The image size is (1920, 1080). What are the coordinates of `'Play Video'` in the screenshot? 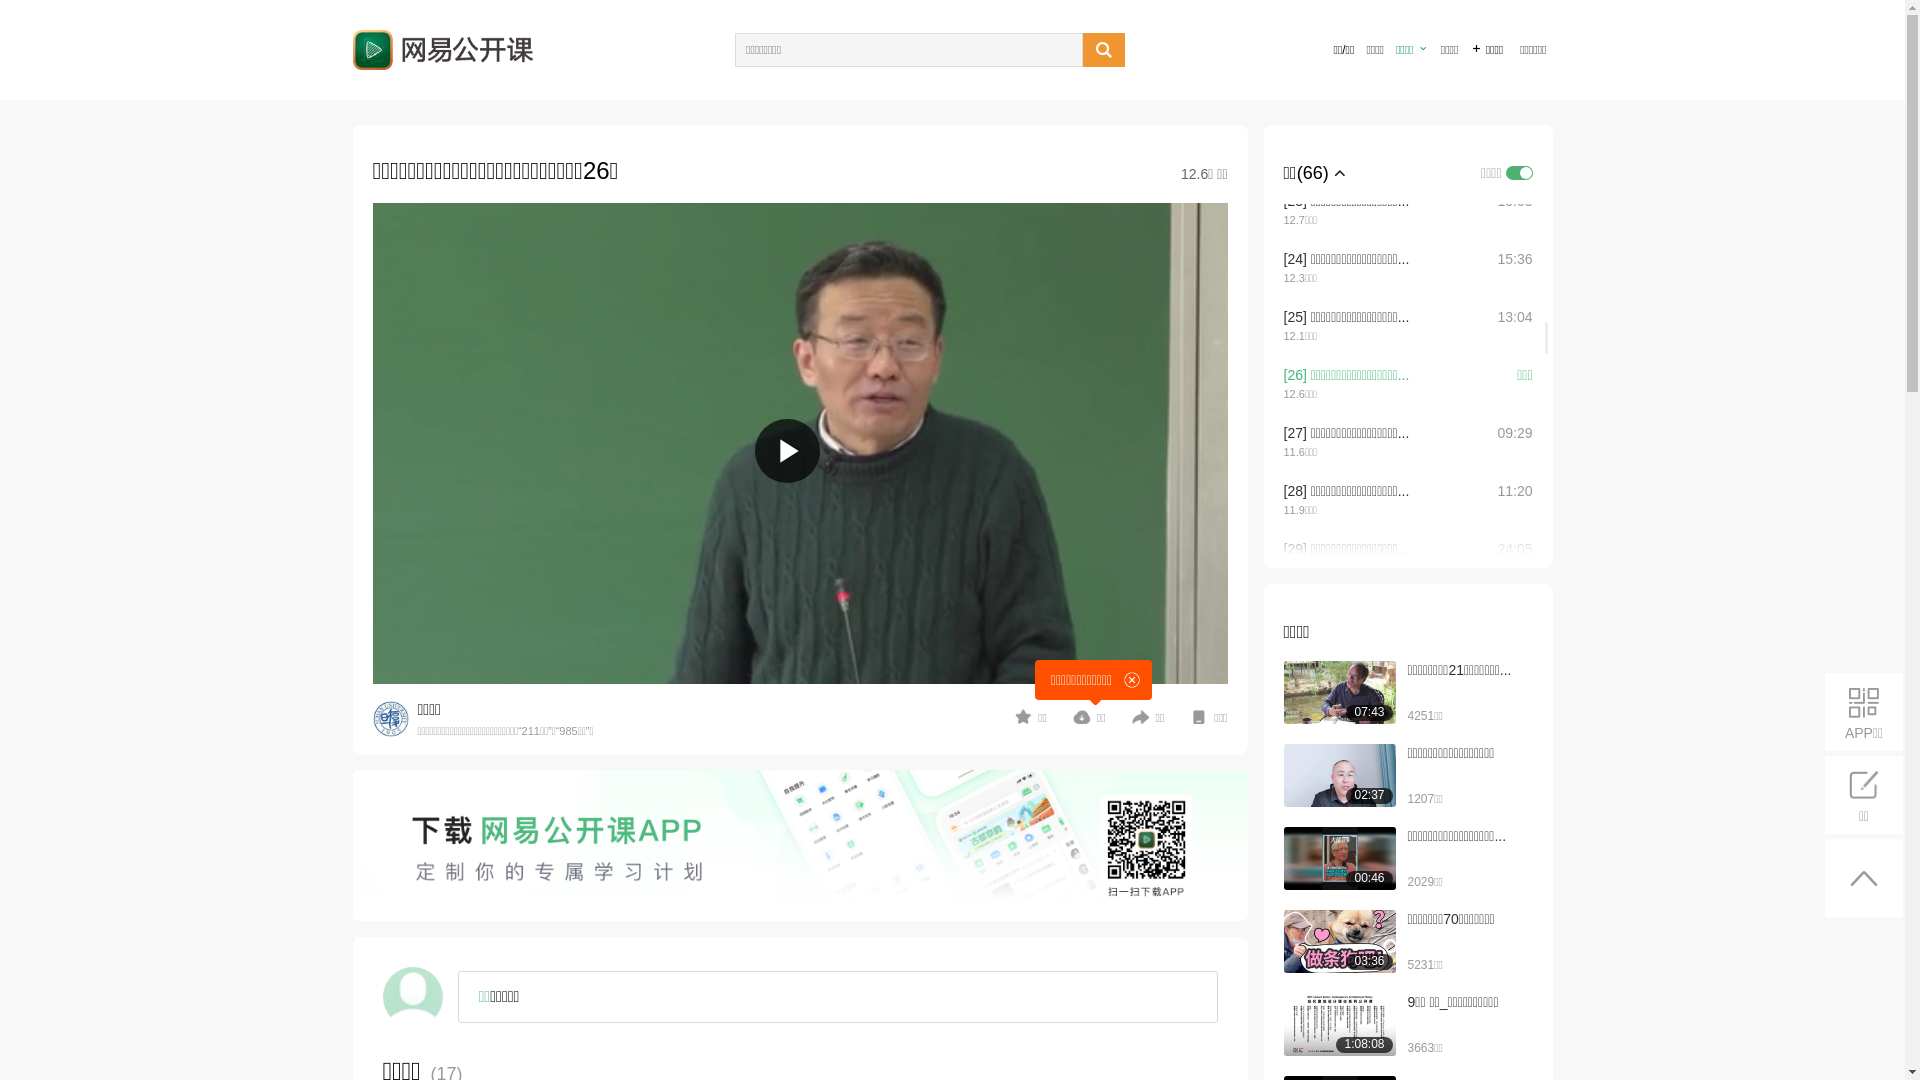 It's located at (786, 451).